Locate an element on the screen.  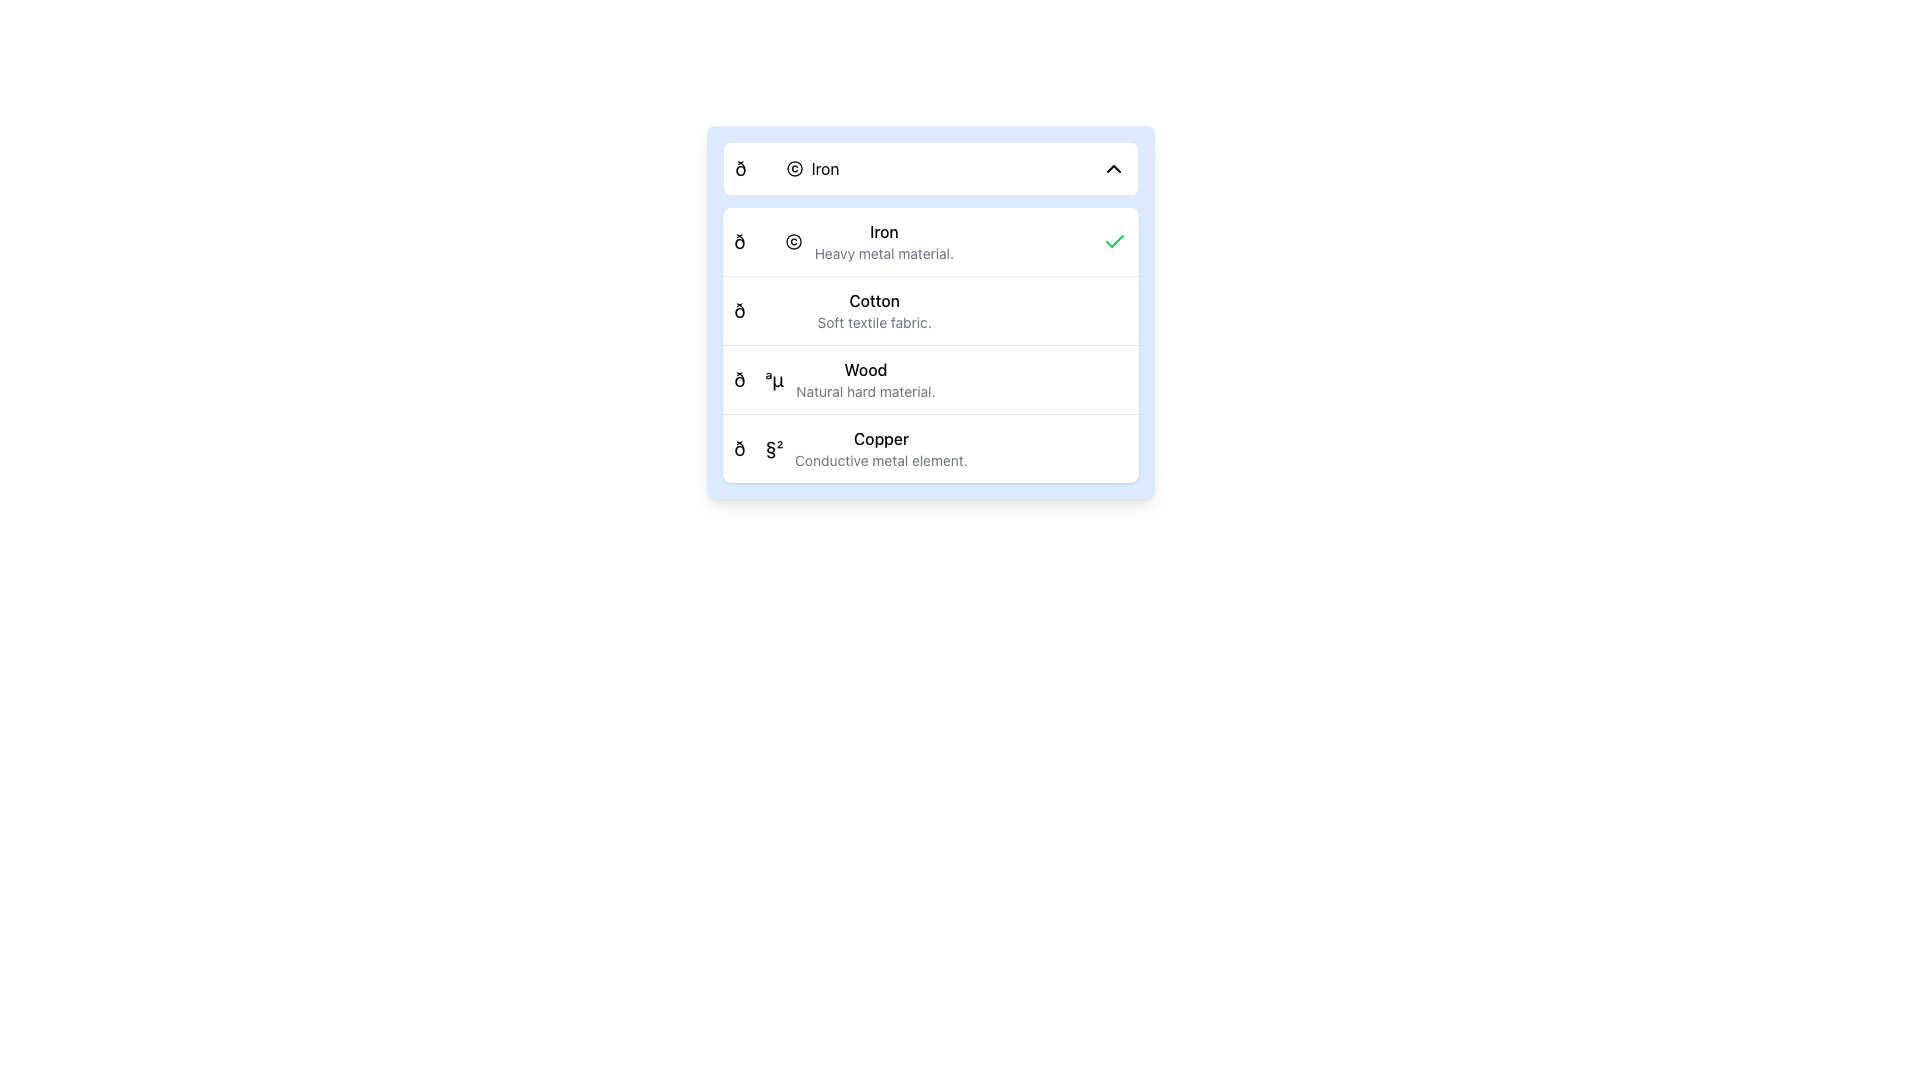
the green checkmark icon indicating approval in the dropdown menu for 'Iron' is located at coordinates (1113, 241).